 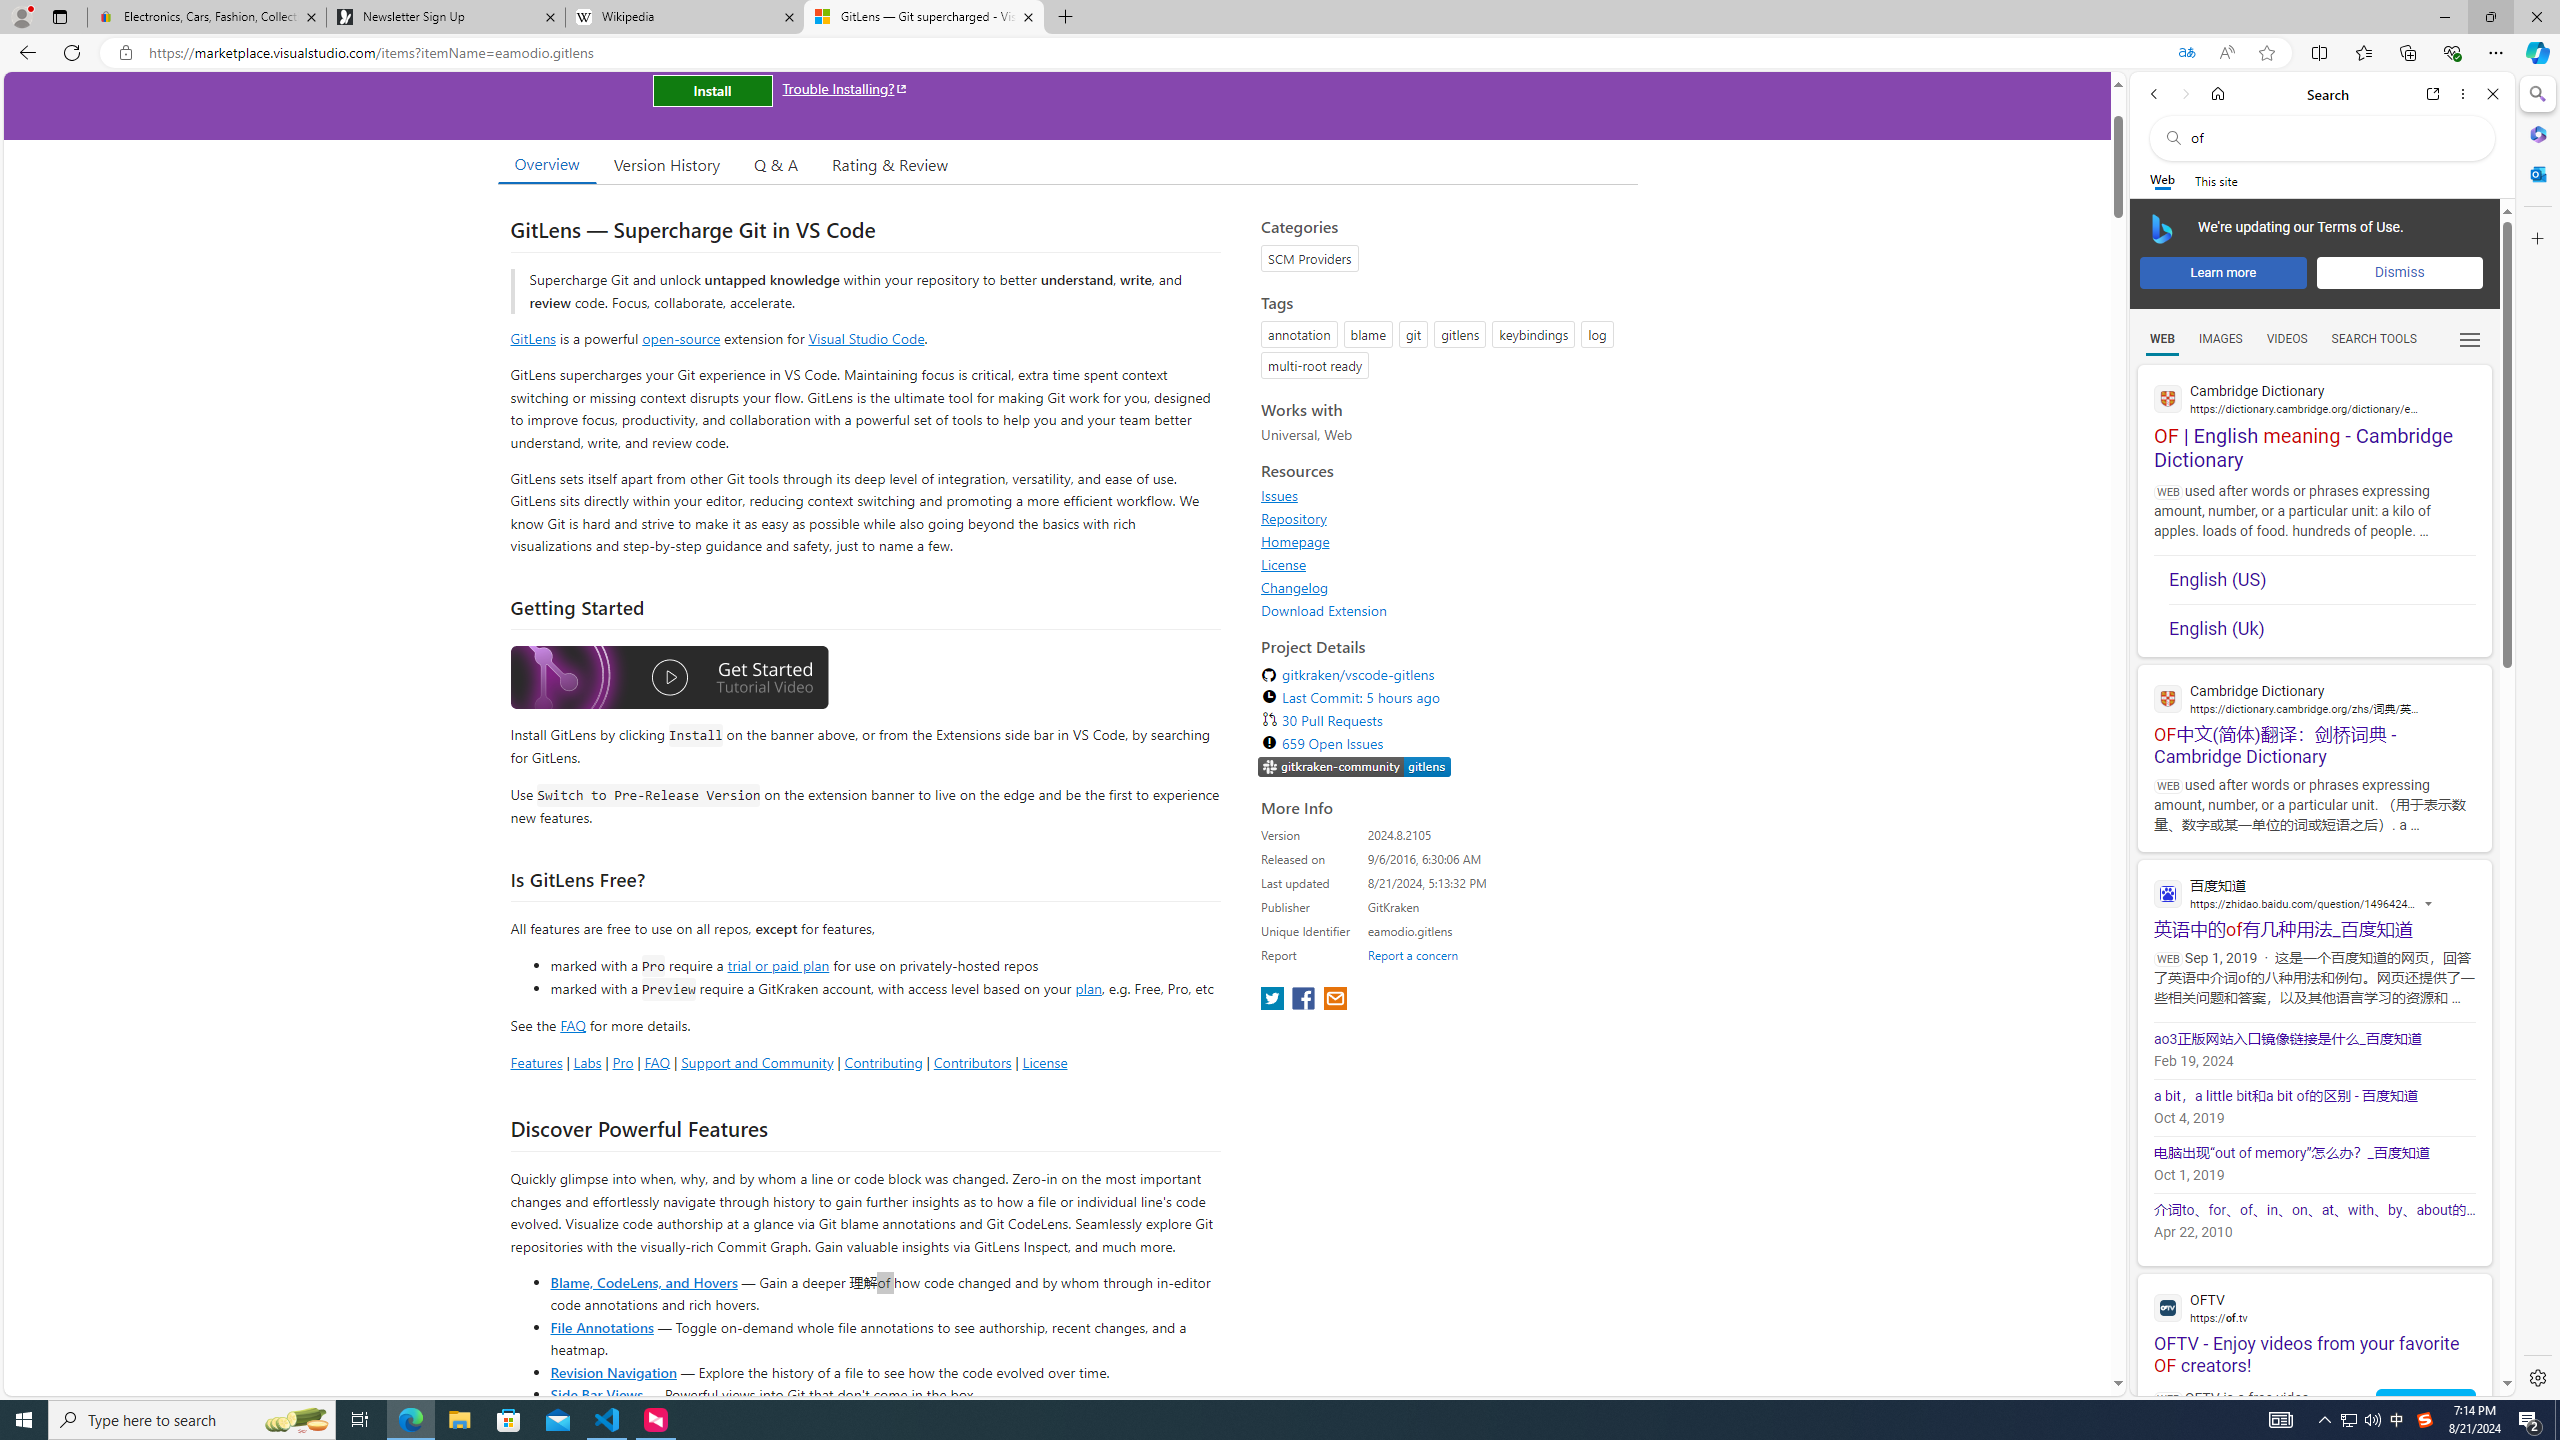 What do you see at coordinates (1280, 495) in the screenshot?
I see `'Issues'` at bounding box center [1280, 495].